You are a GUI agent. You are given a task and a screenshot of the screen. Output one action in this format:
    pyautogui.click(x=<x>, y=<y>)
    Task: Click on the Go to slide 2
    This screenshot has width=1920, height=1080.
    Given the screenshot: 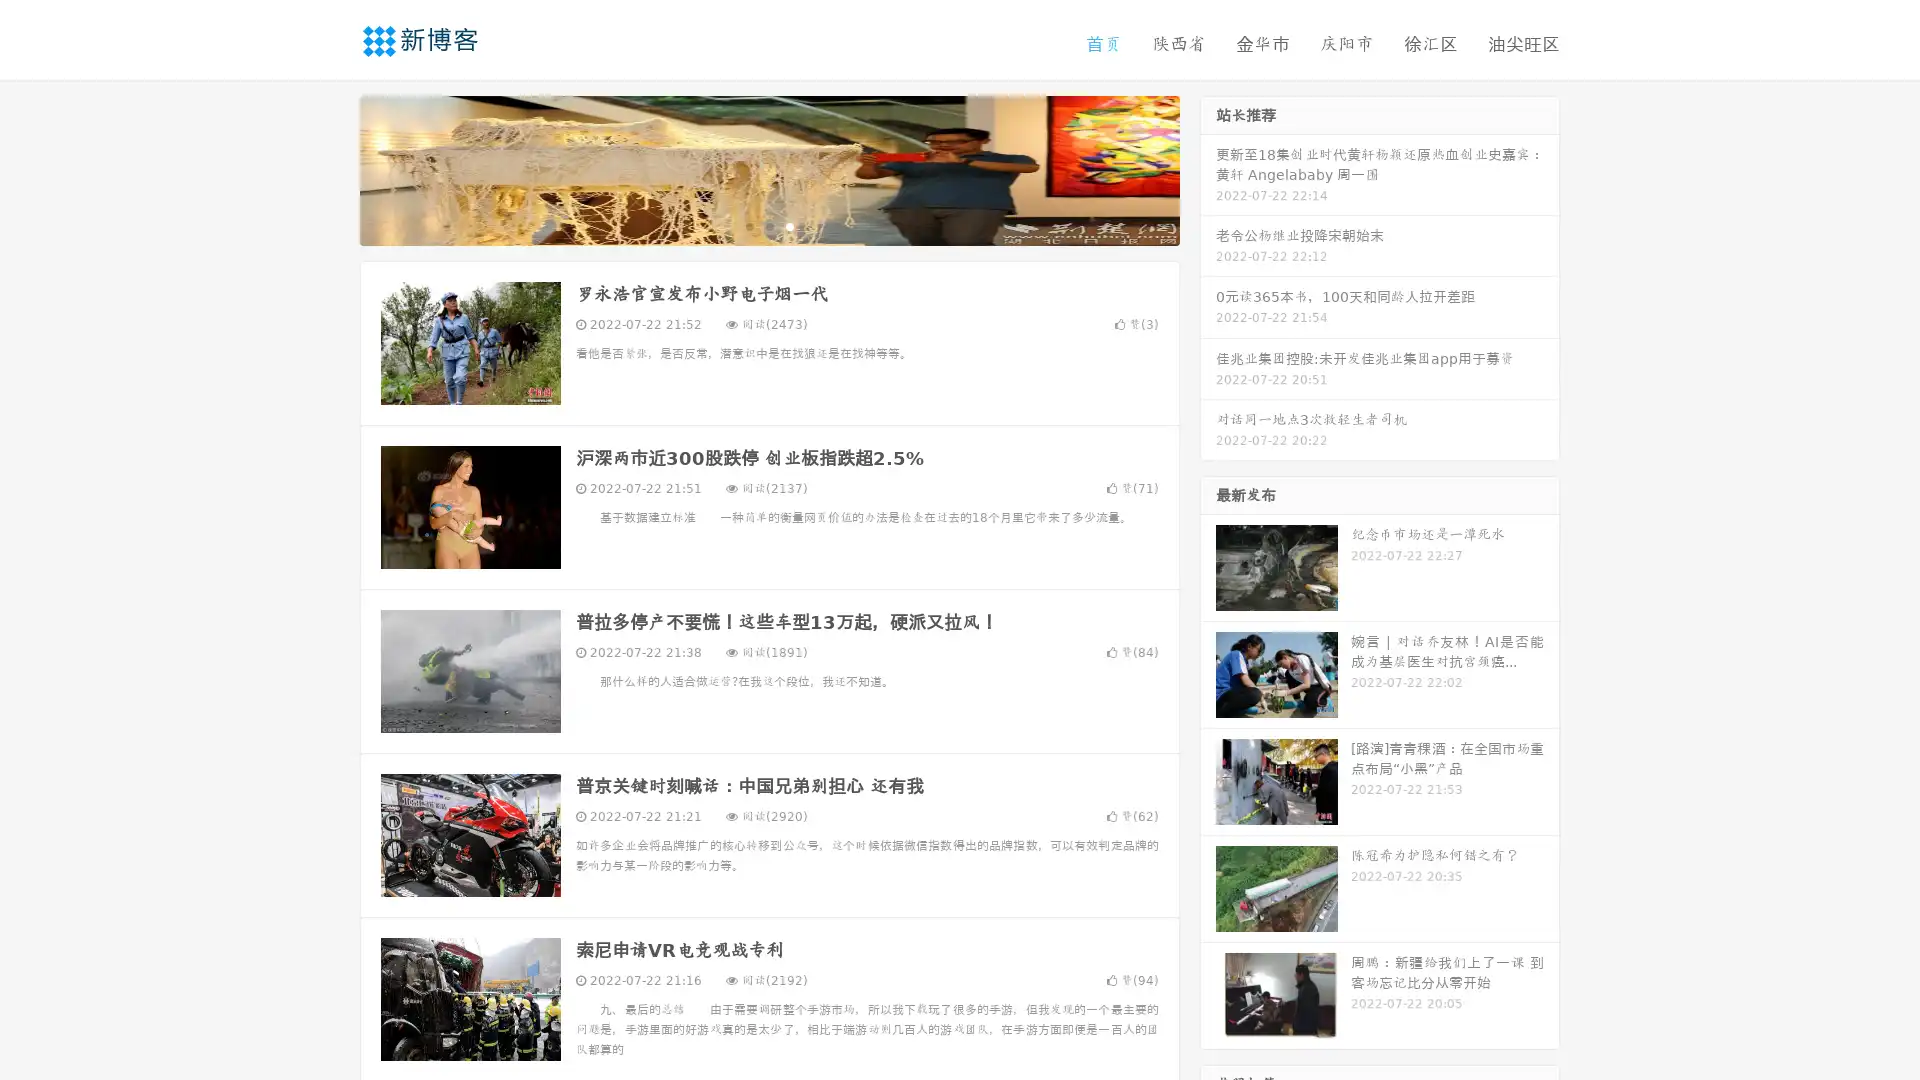 What is the action you would take?
    pyautogui.click(x=768, y=225)
    